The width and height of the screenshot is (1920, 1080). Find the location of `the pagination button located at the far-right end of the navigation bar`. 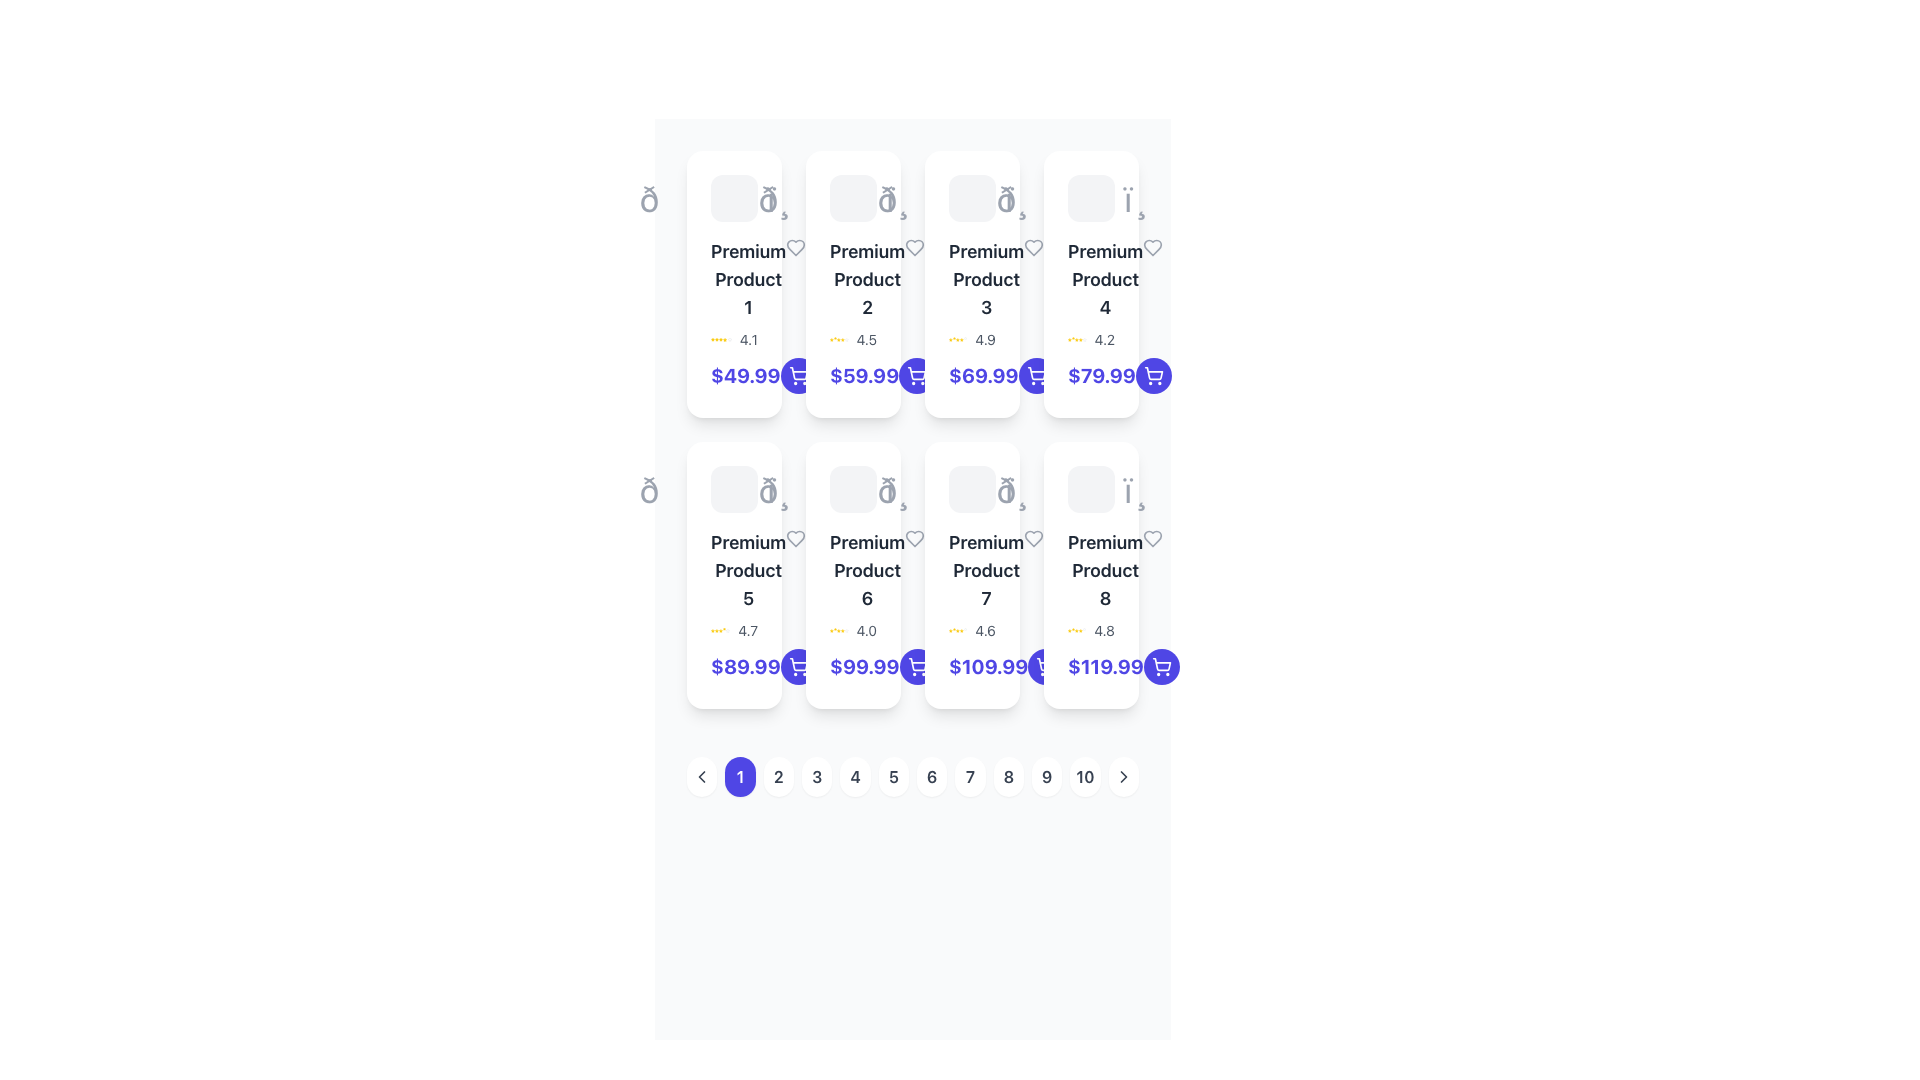

the pagination button located at the far-right end of the navigation bar is located at coordinates (1123, 775).